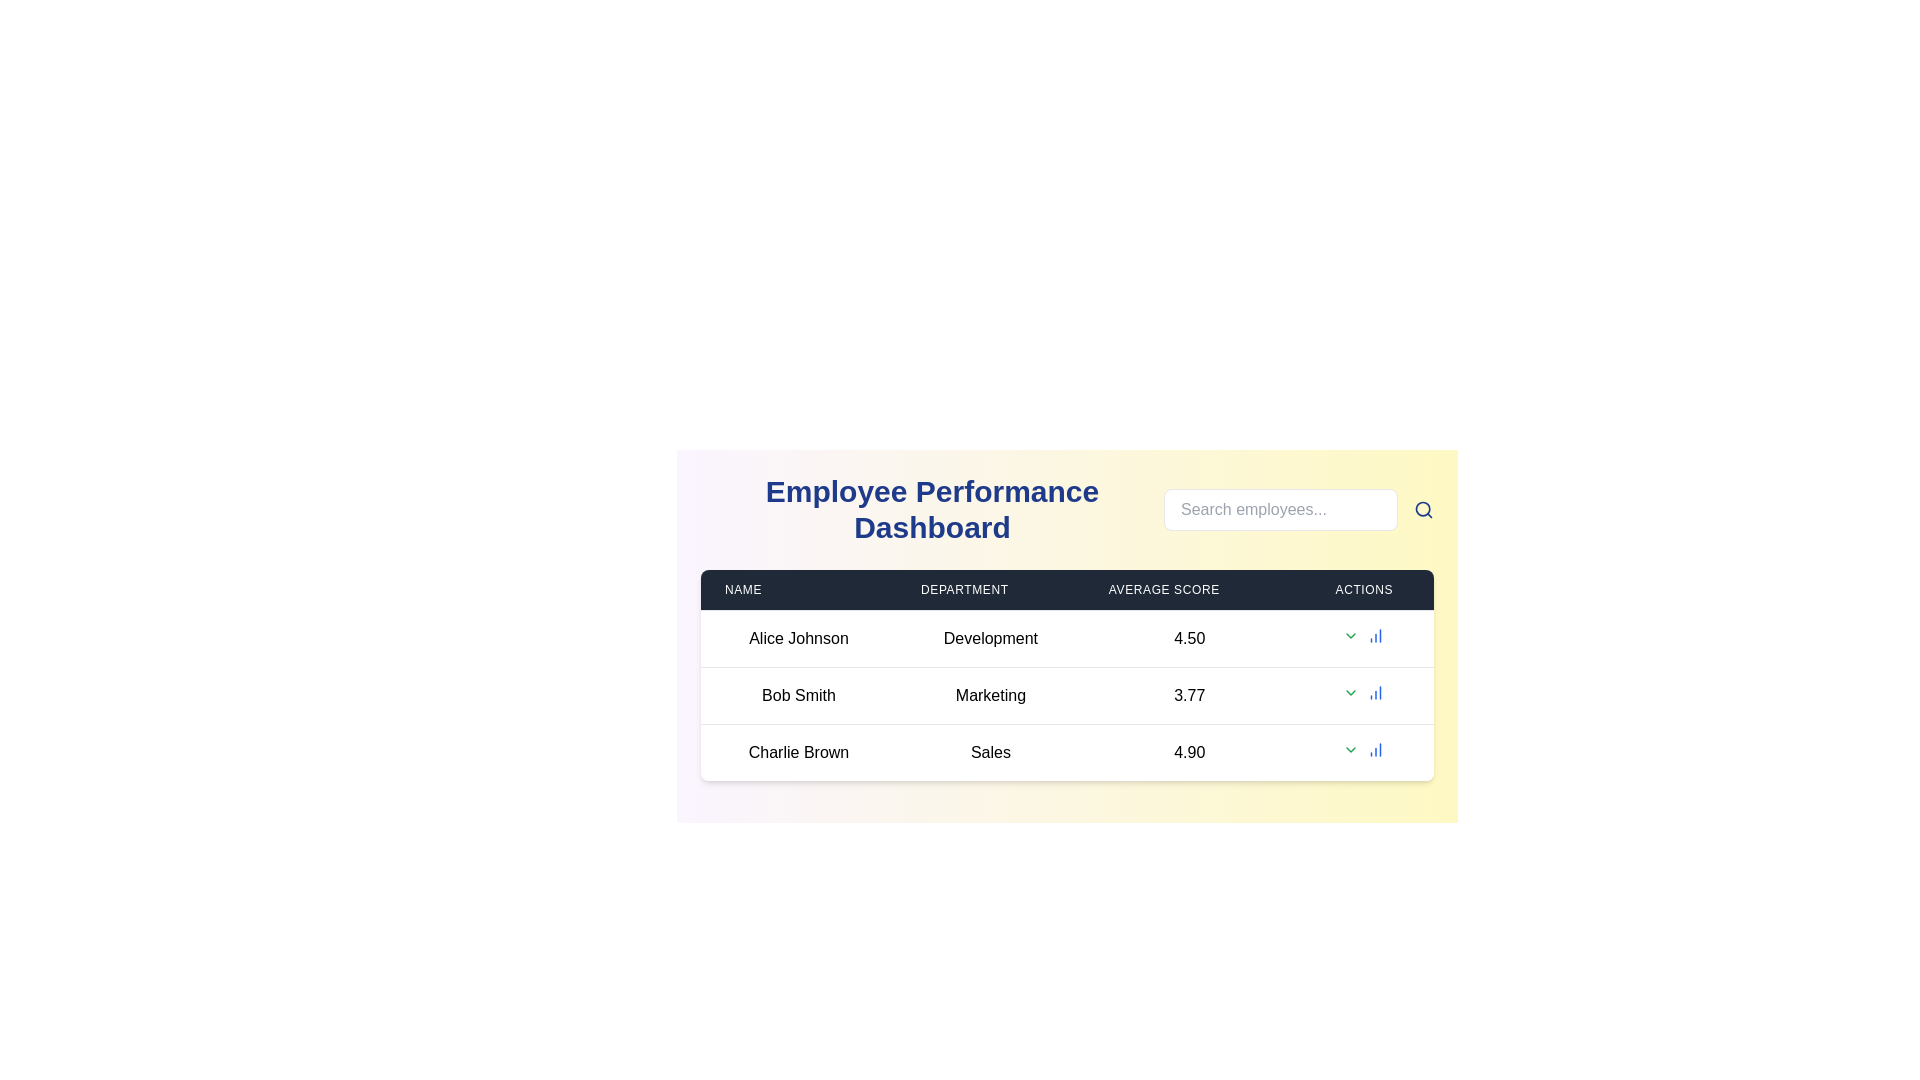  I want to click on the dropdown toggle icon resembling a downward-pointing chevron, located under the 'Actions' column next to Bob Smith in the Marketing department, so click(1351, 636).